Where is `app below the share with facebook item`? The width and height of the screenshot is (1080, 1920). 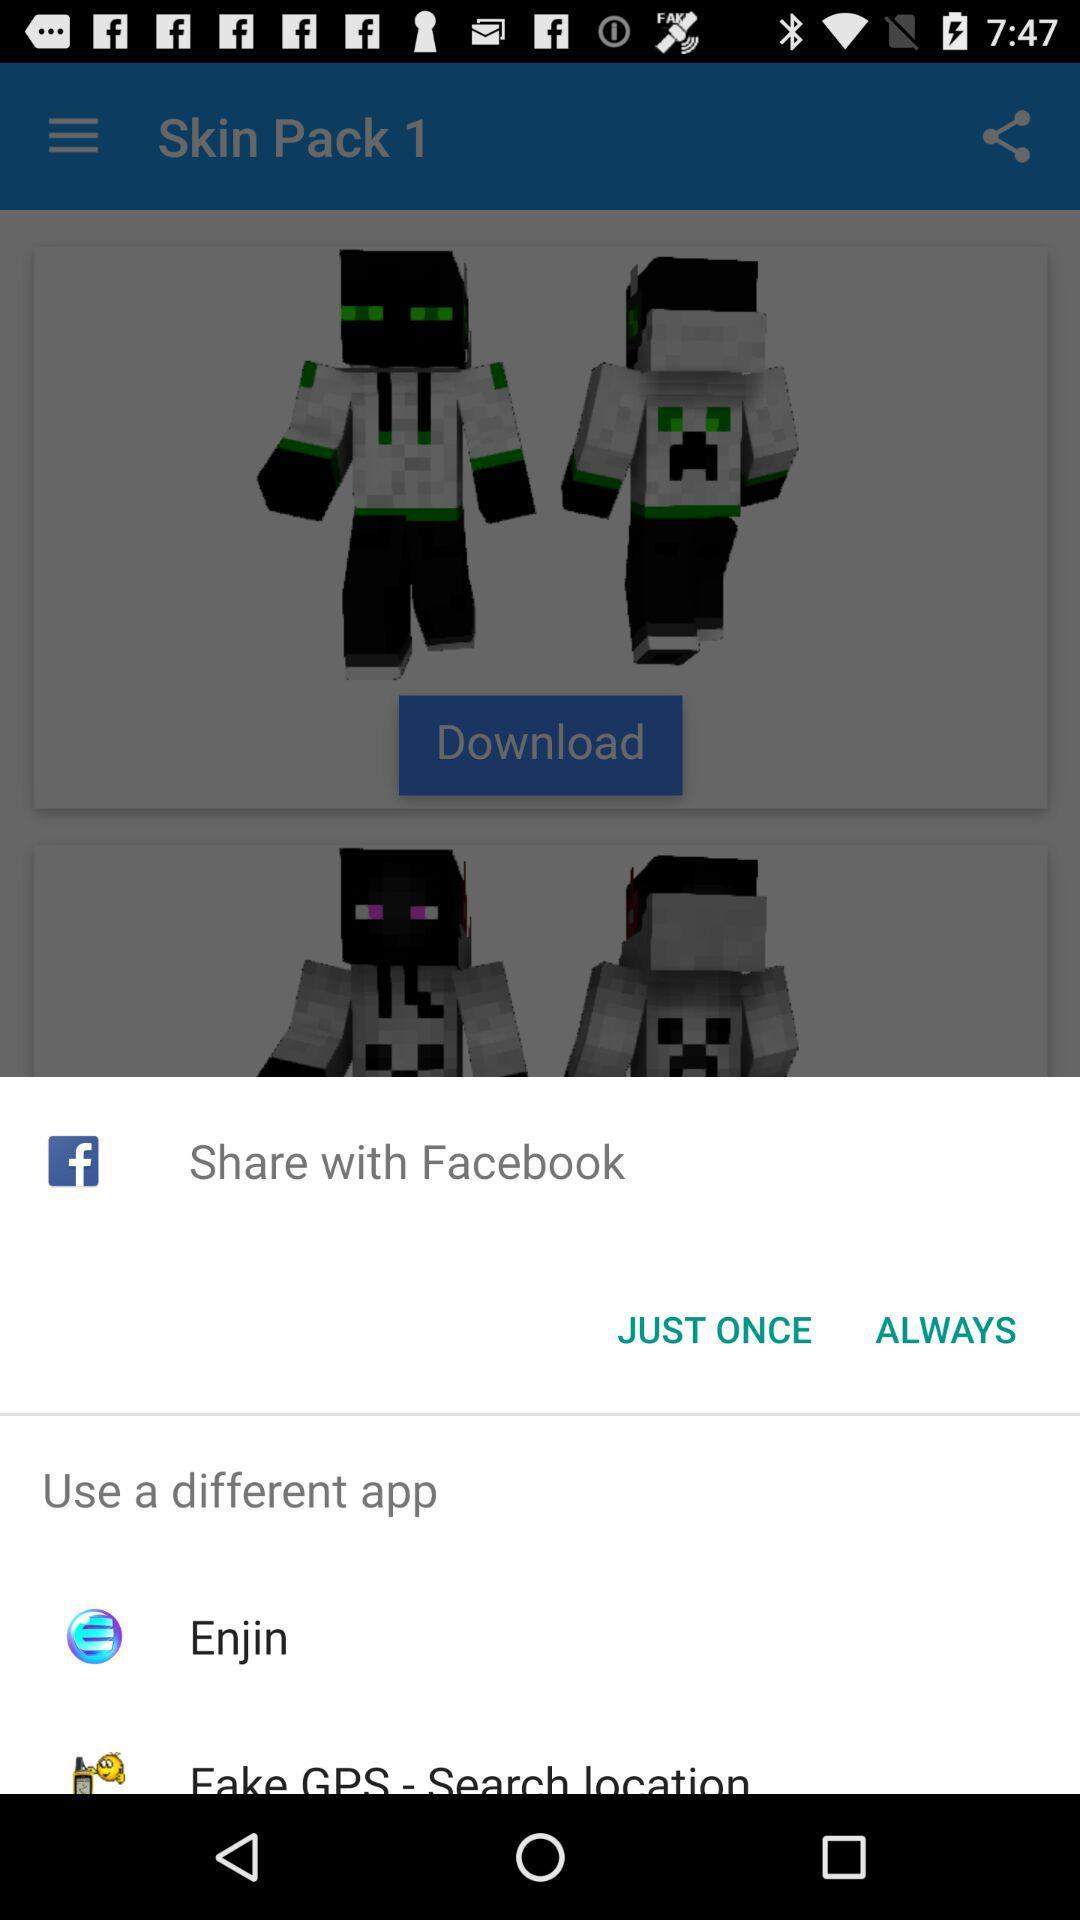
app below the share with facebook item is located at coordinates (945, 1329).